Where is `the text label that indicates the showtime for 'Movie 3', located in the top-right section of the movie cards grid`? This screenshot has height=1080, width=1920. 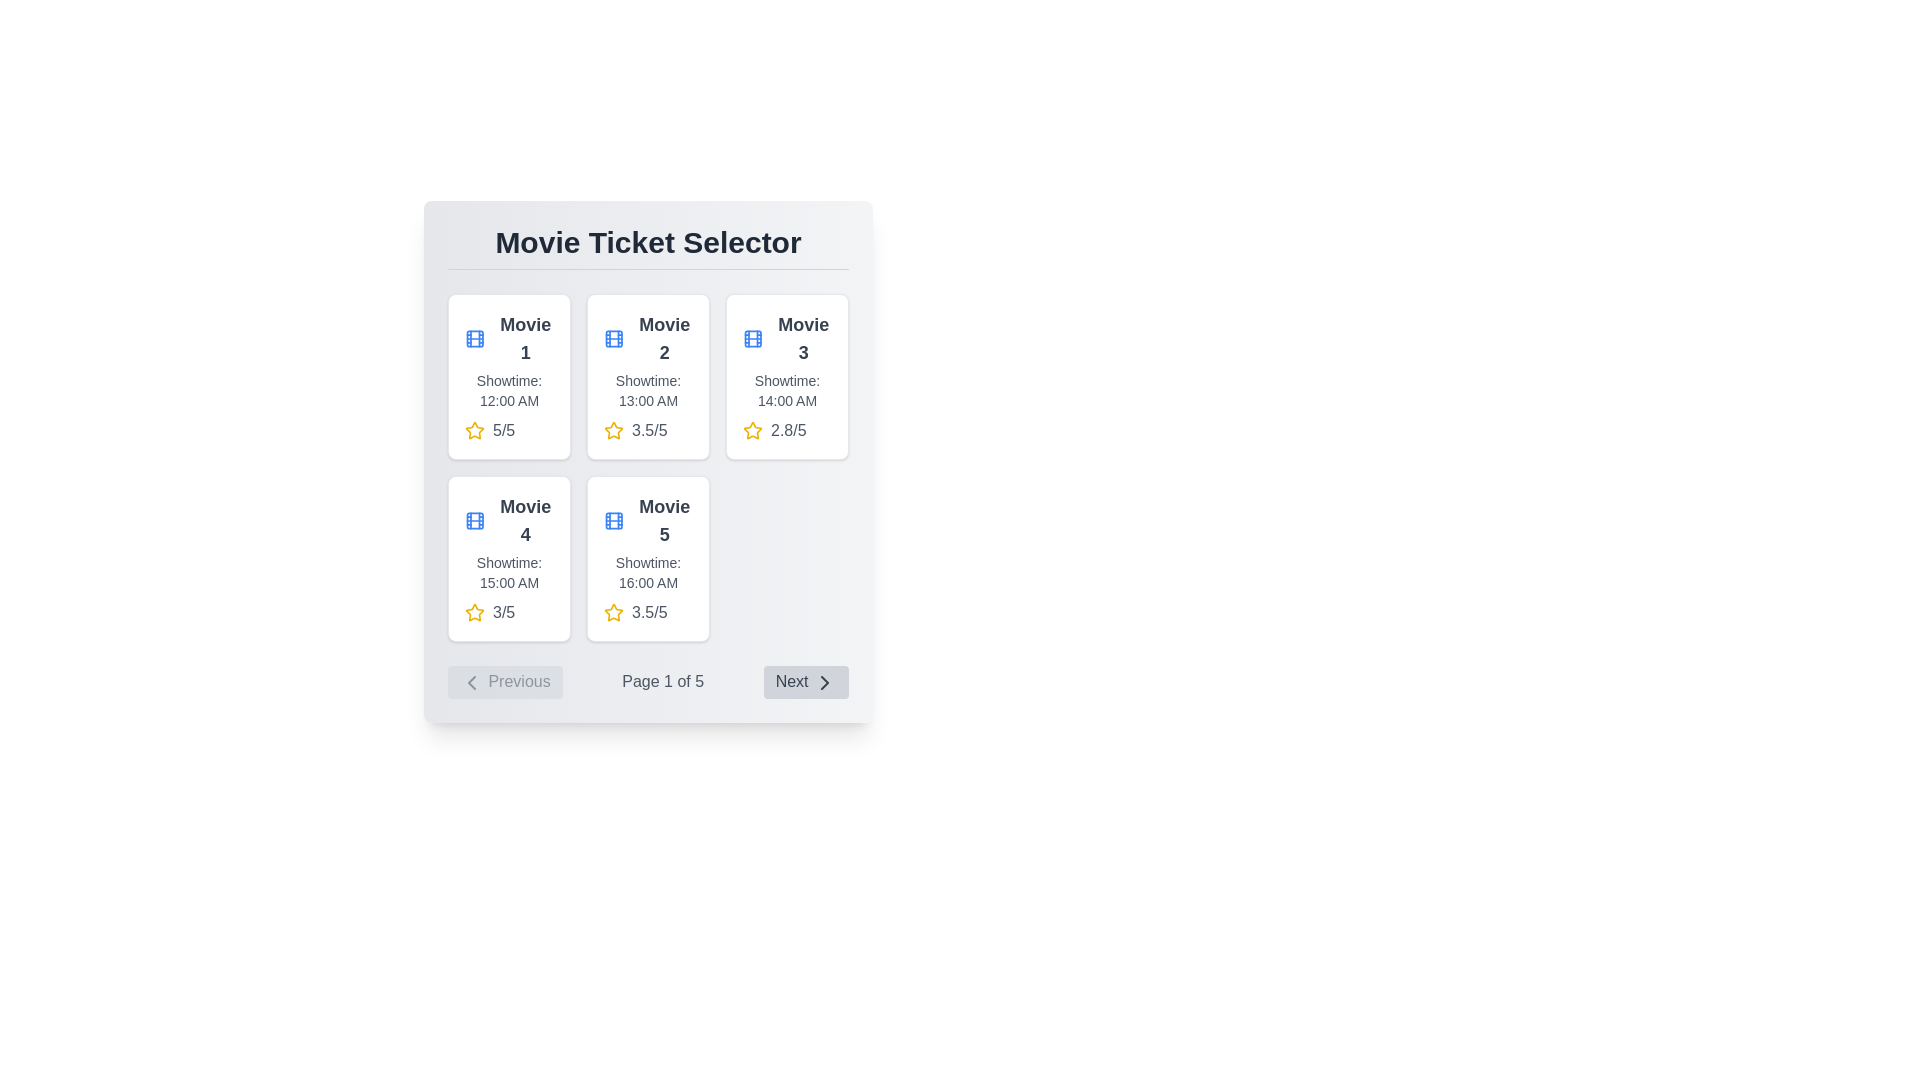
the text label that indicates the showtime for 'Movie 3', located in the top-right section of the movie cards grid is located at coordinates (786, 390).